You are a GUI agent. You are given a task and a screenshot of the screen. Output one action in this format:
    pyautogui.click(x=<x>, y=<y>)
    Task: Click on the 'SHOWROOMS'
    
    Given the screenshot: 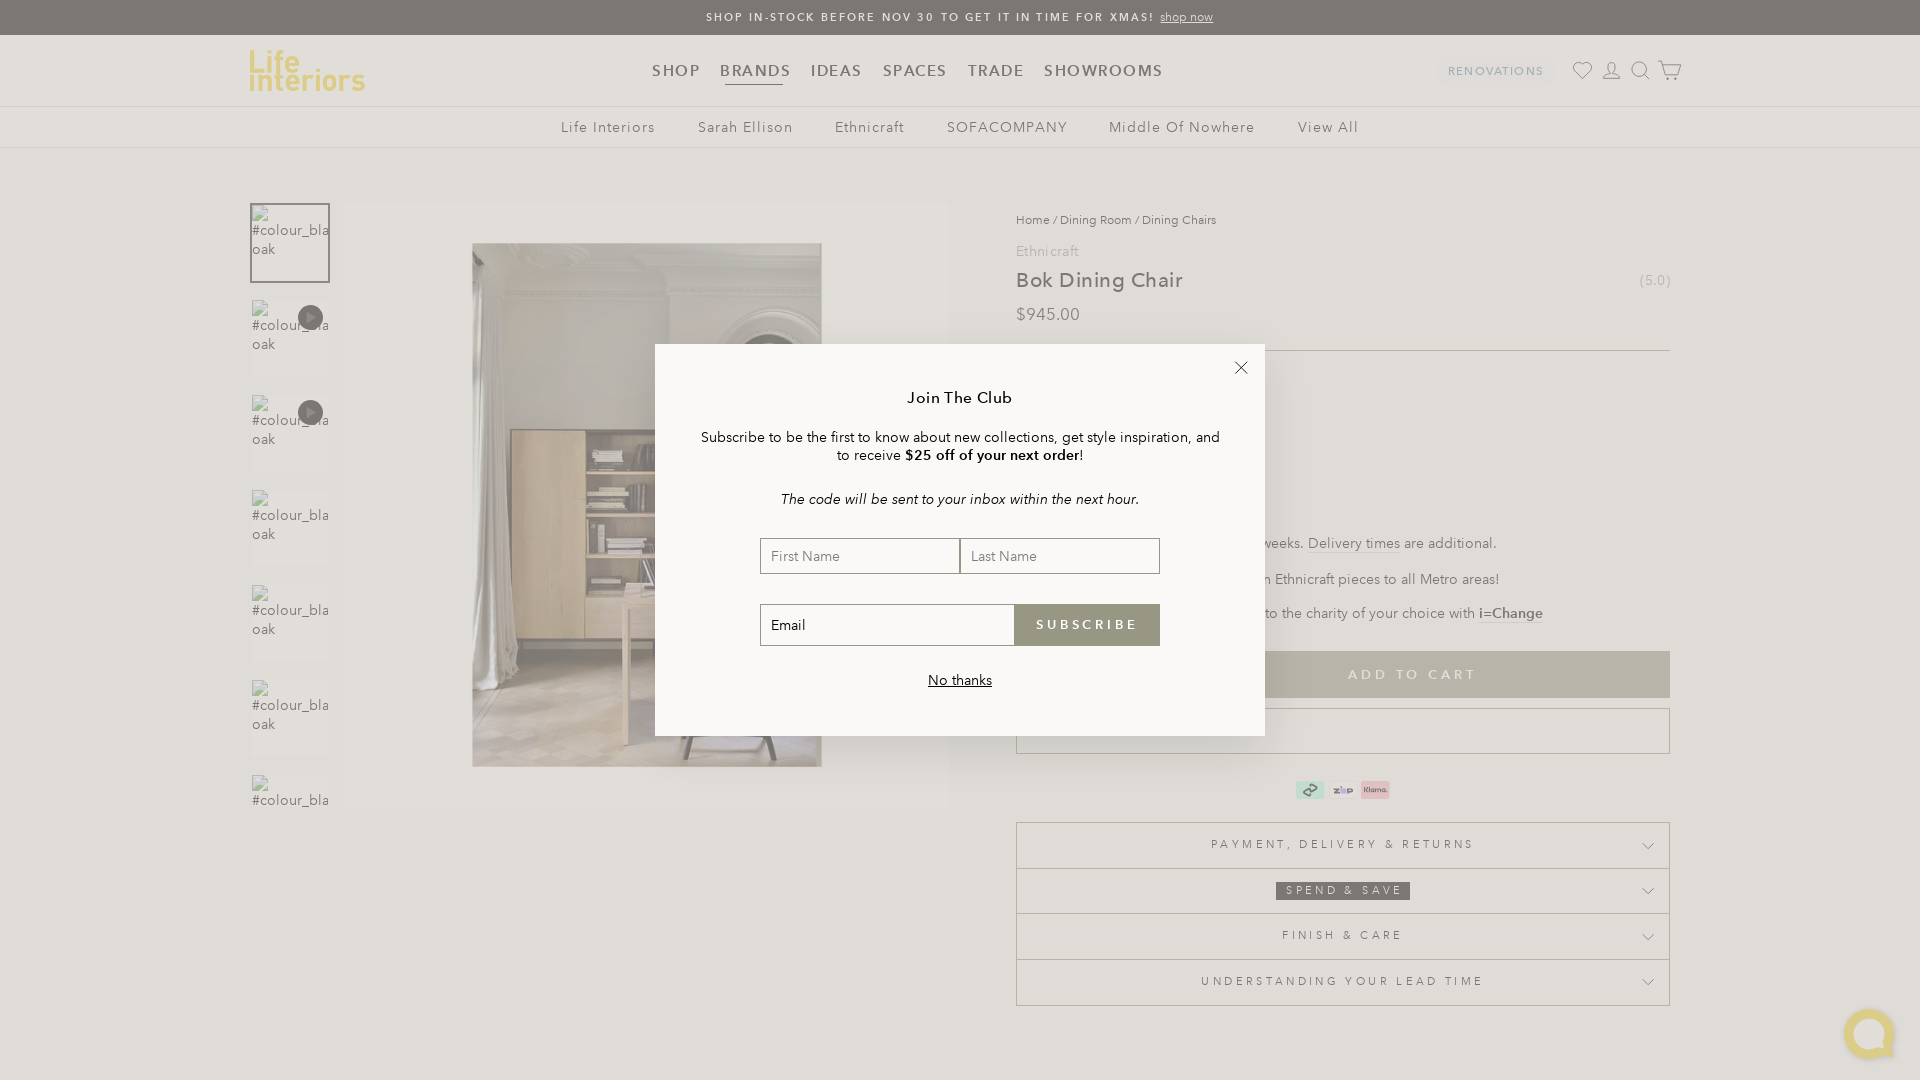 What is the action you would take?
    pyautogui.click(x=1103, y=69)
    